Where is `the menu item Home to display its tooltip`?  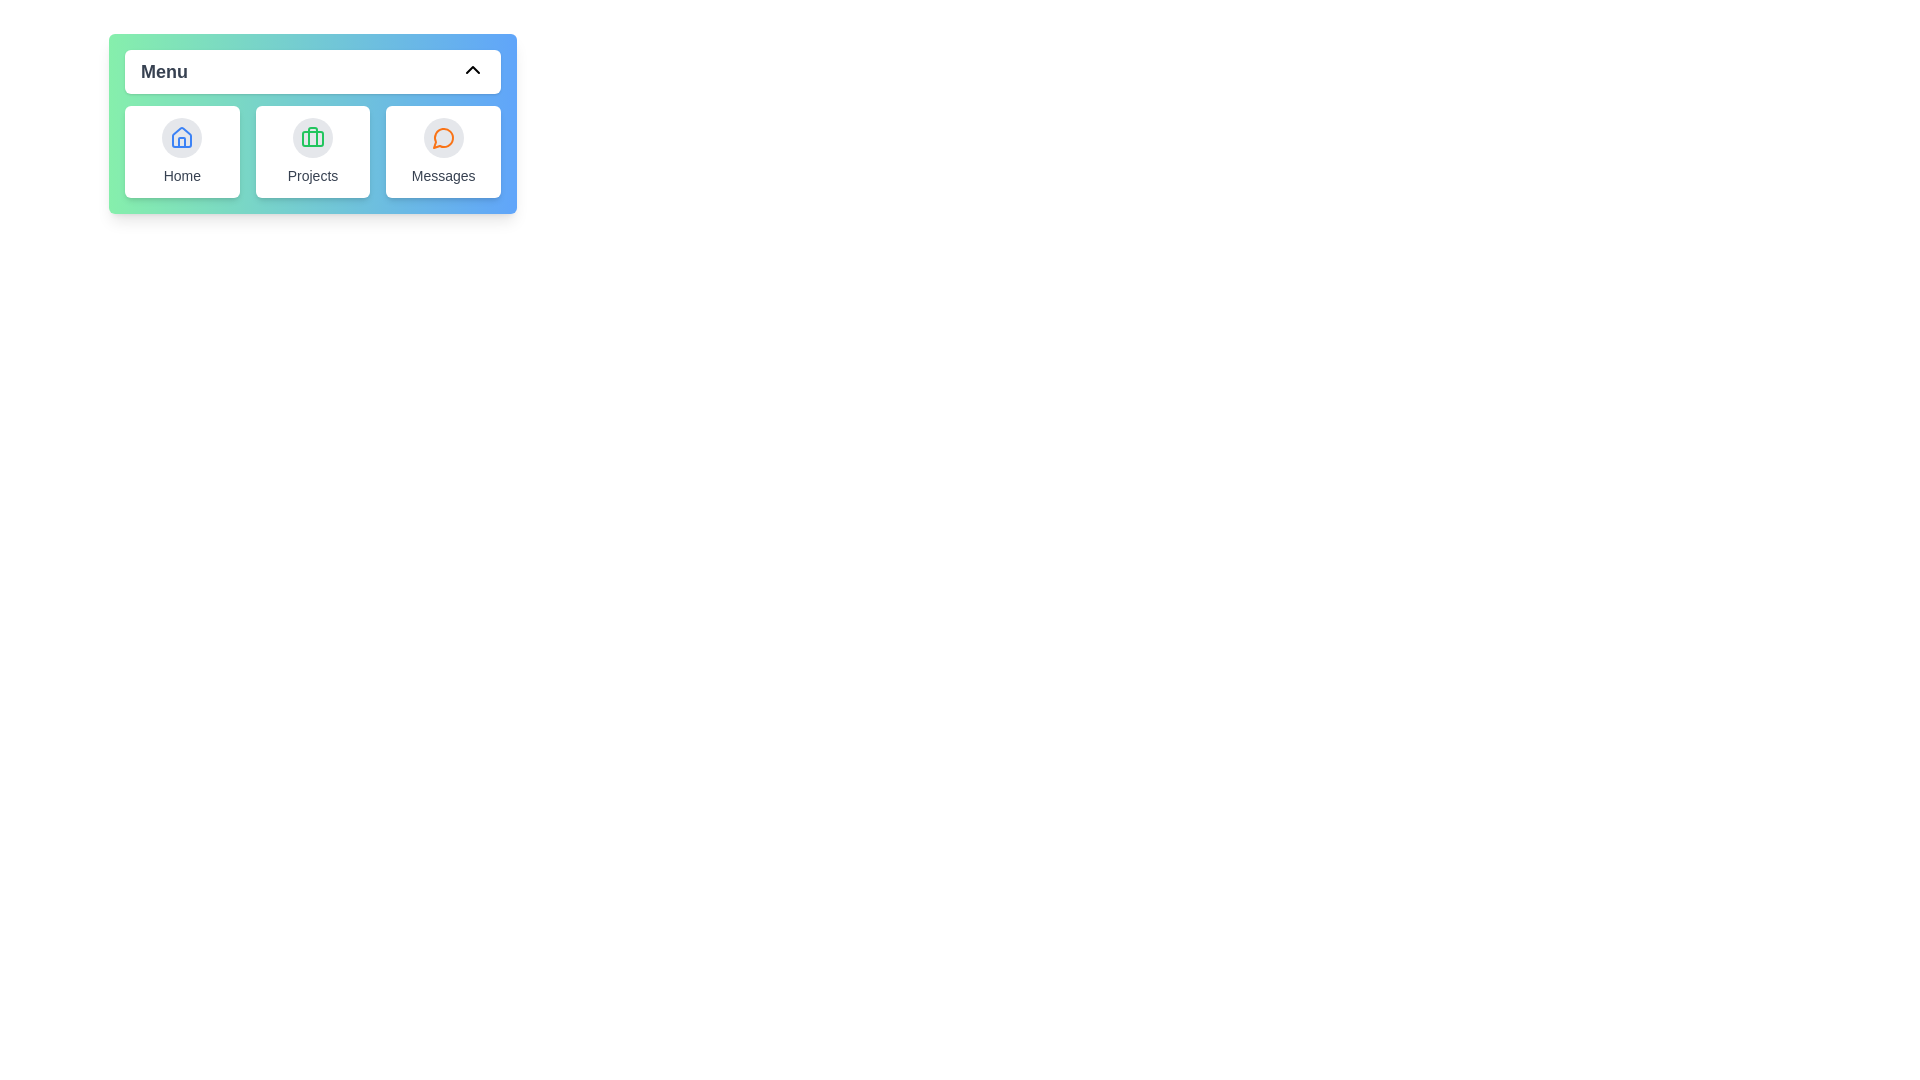
the menu item Home to display its tooltip is located at coordinates (182, 150).